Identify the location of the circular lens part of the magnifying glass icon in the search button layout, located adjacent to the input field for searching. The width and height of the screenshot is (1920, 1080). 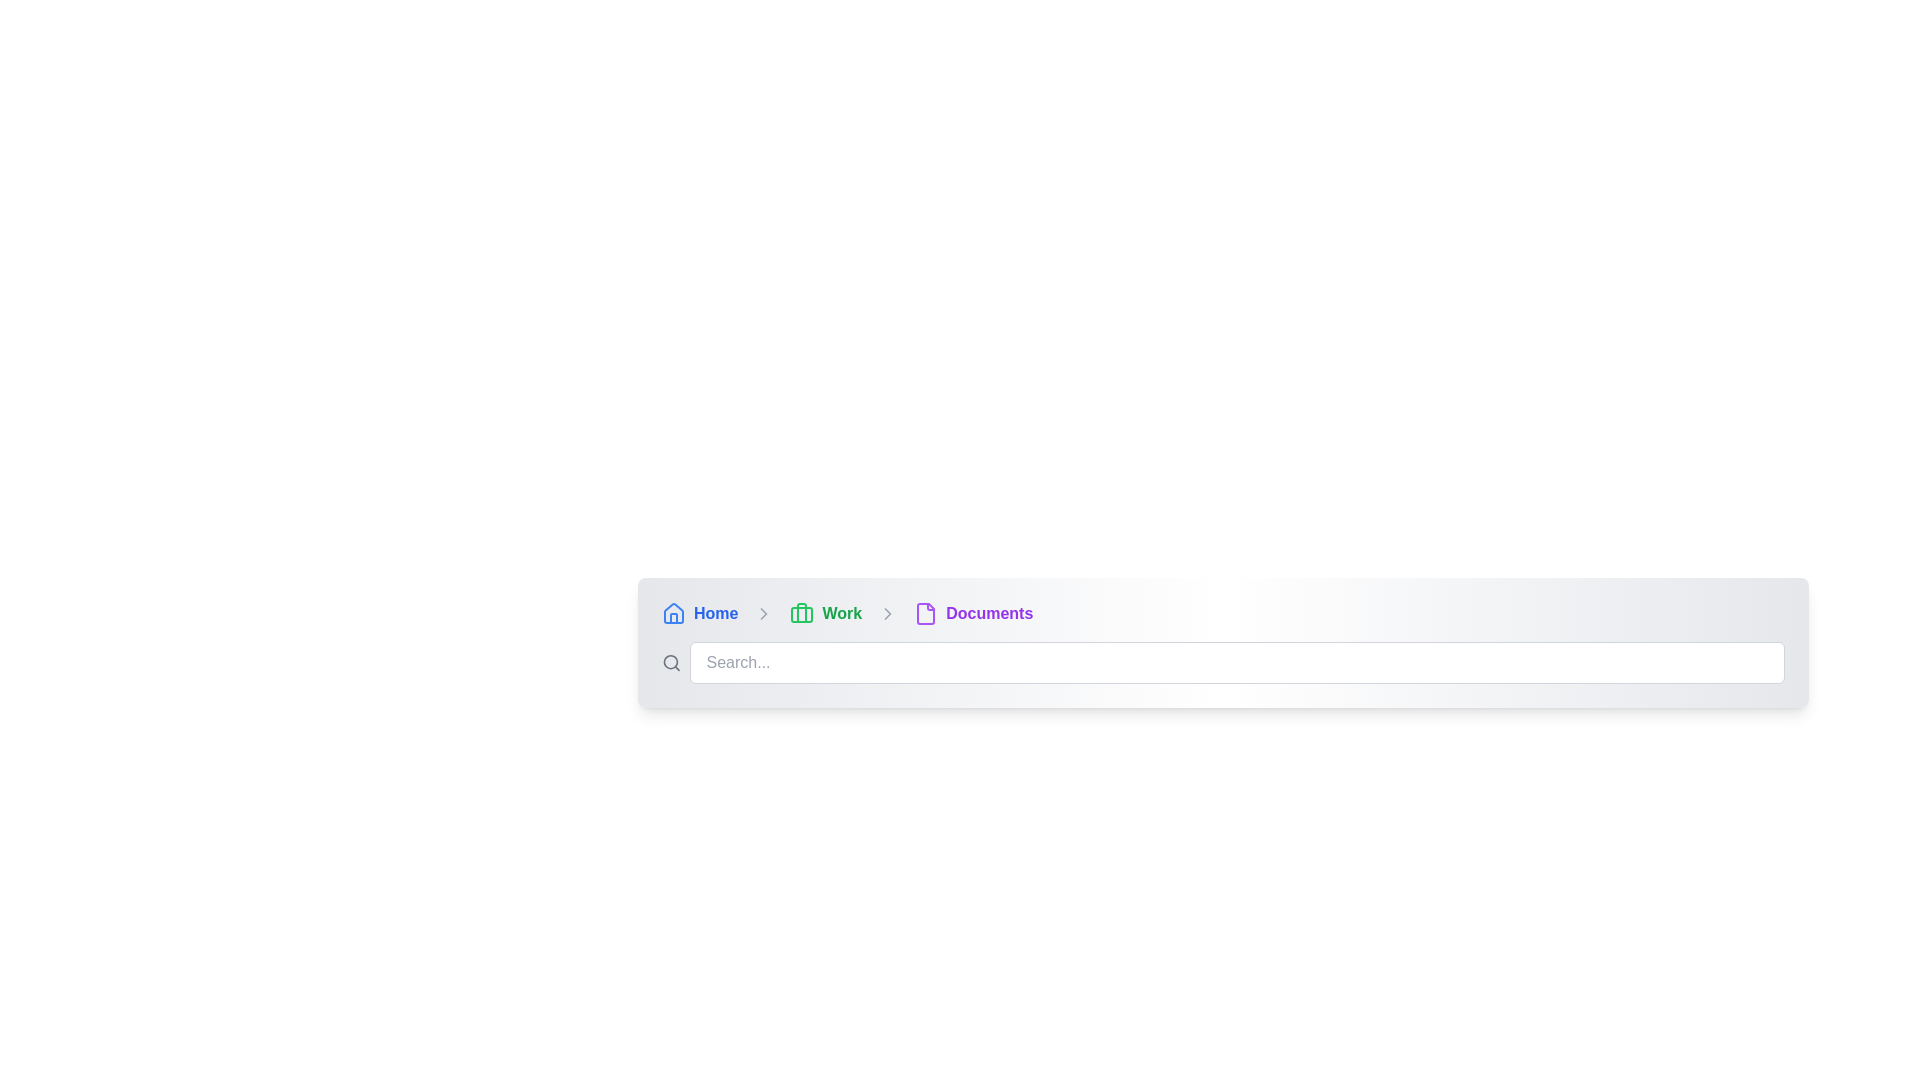
(670, 662).